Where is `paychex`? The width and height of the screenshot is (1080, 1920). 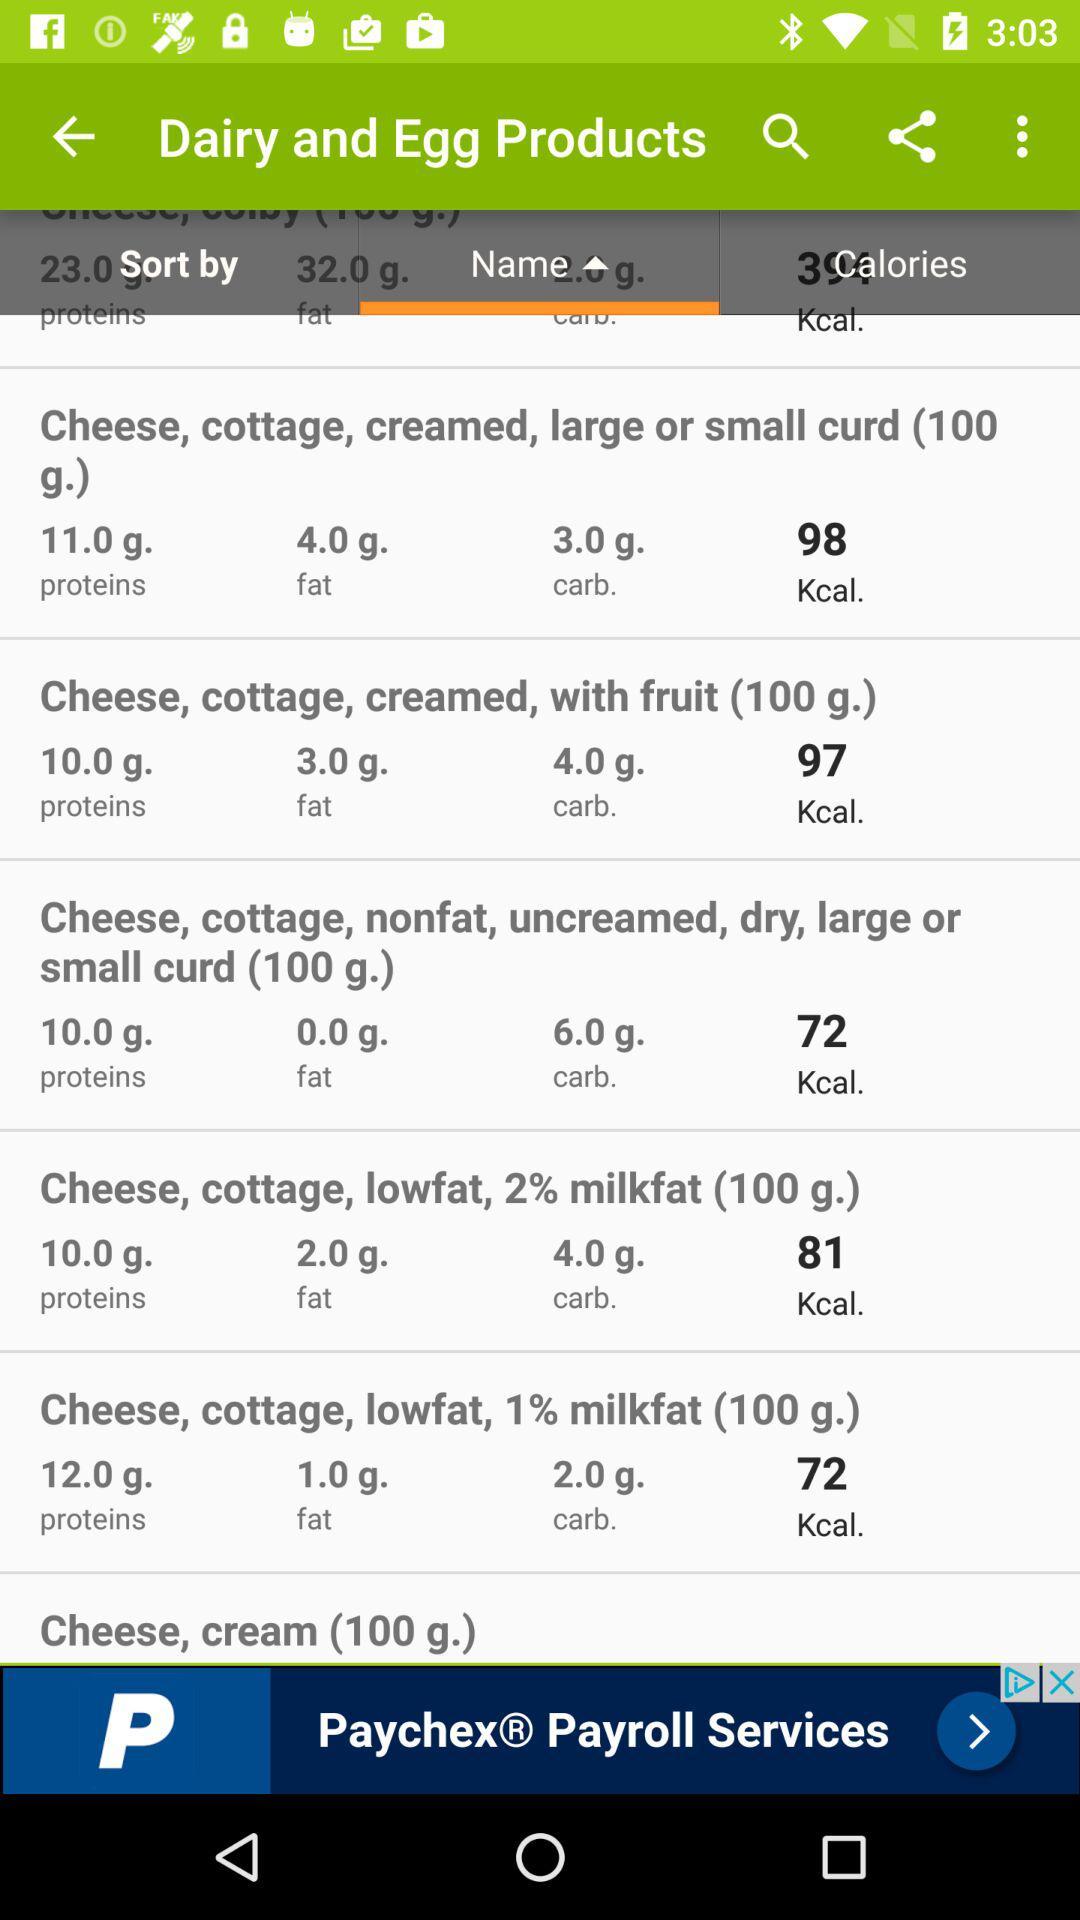
paychex is located at coordinates (540, 1727).